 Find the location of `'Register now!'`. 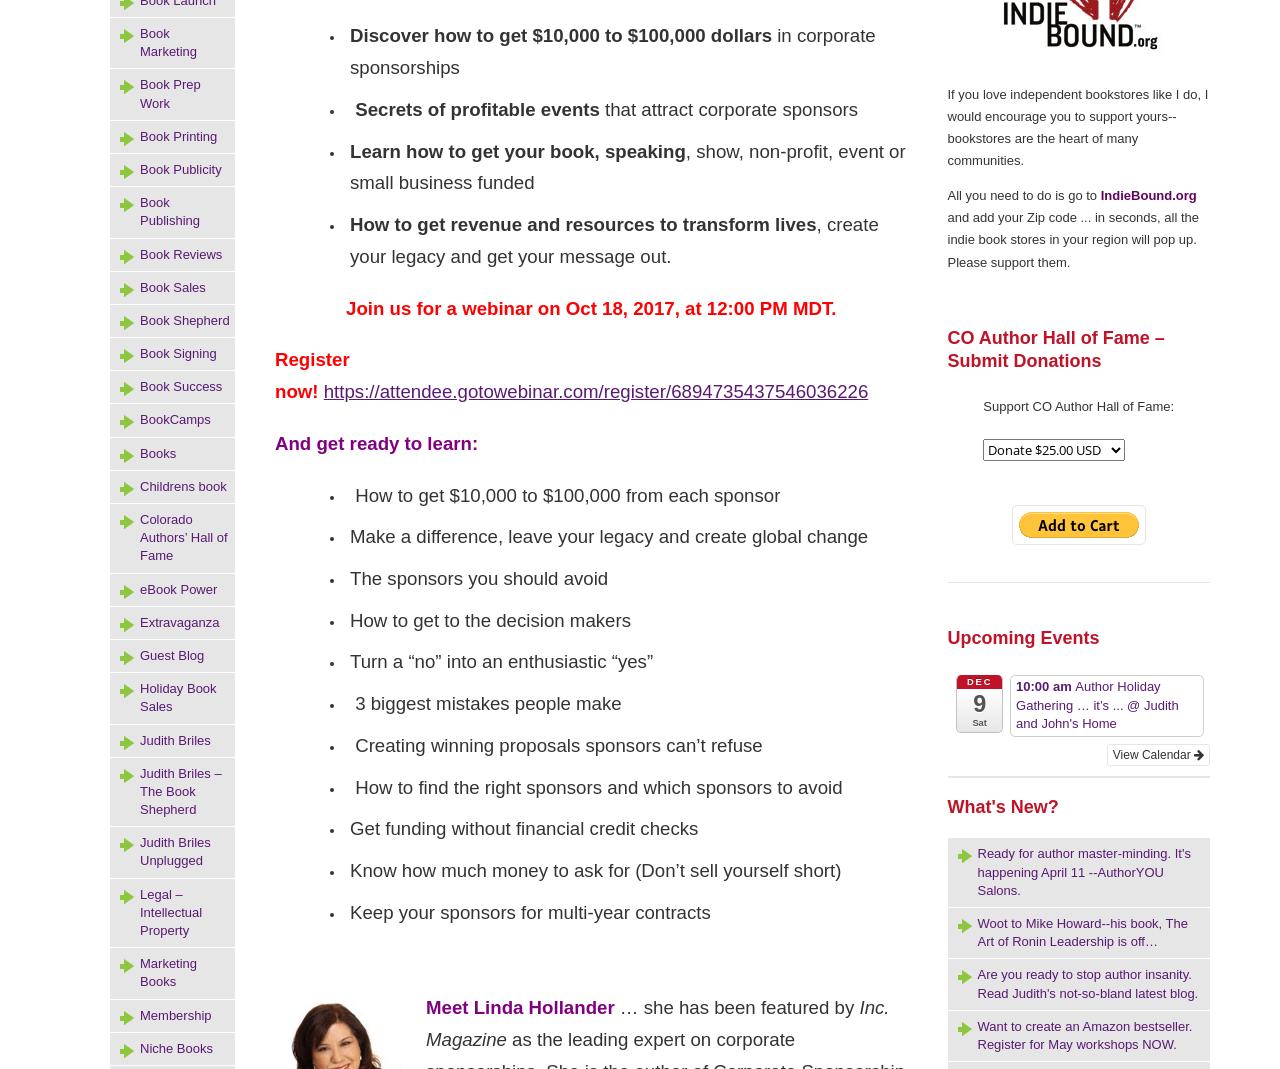

'Register now!' is located at coordinates (310, 375).